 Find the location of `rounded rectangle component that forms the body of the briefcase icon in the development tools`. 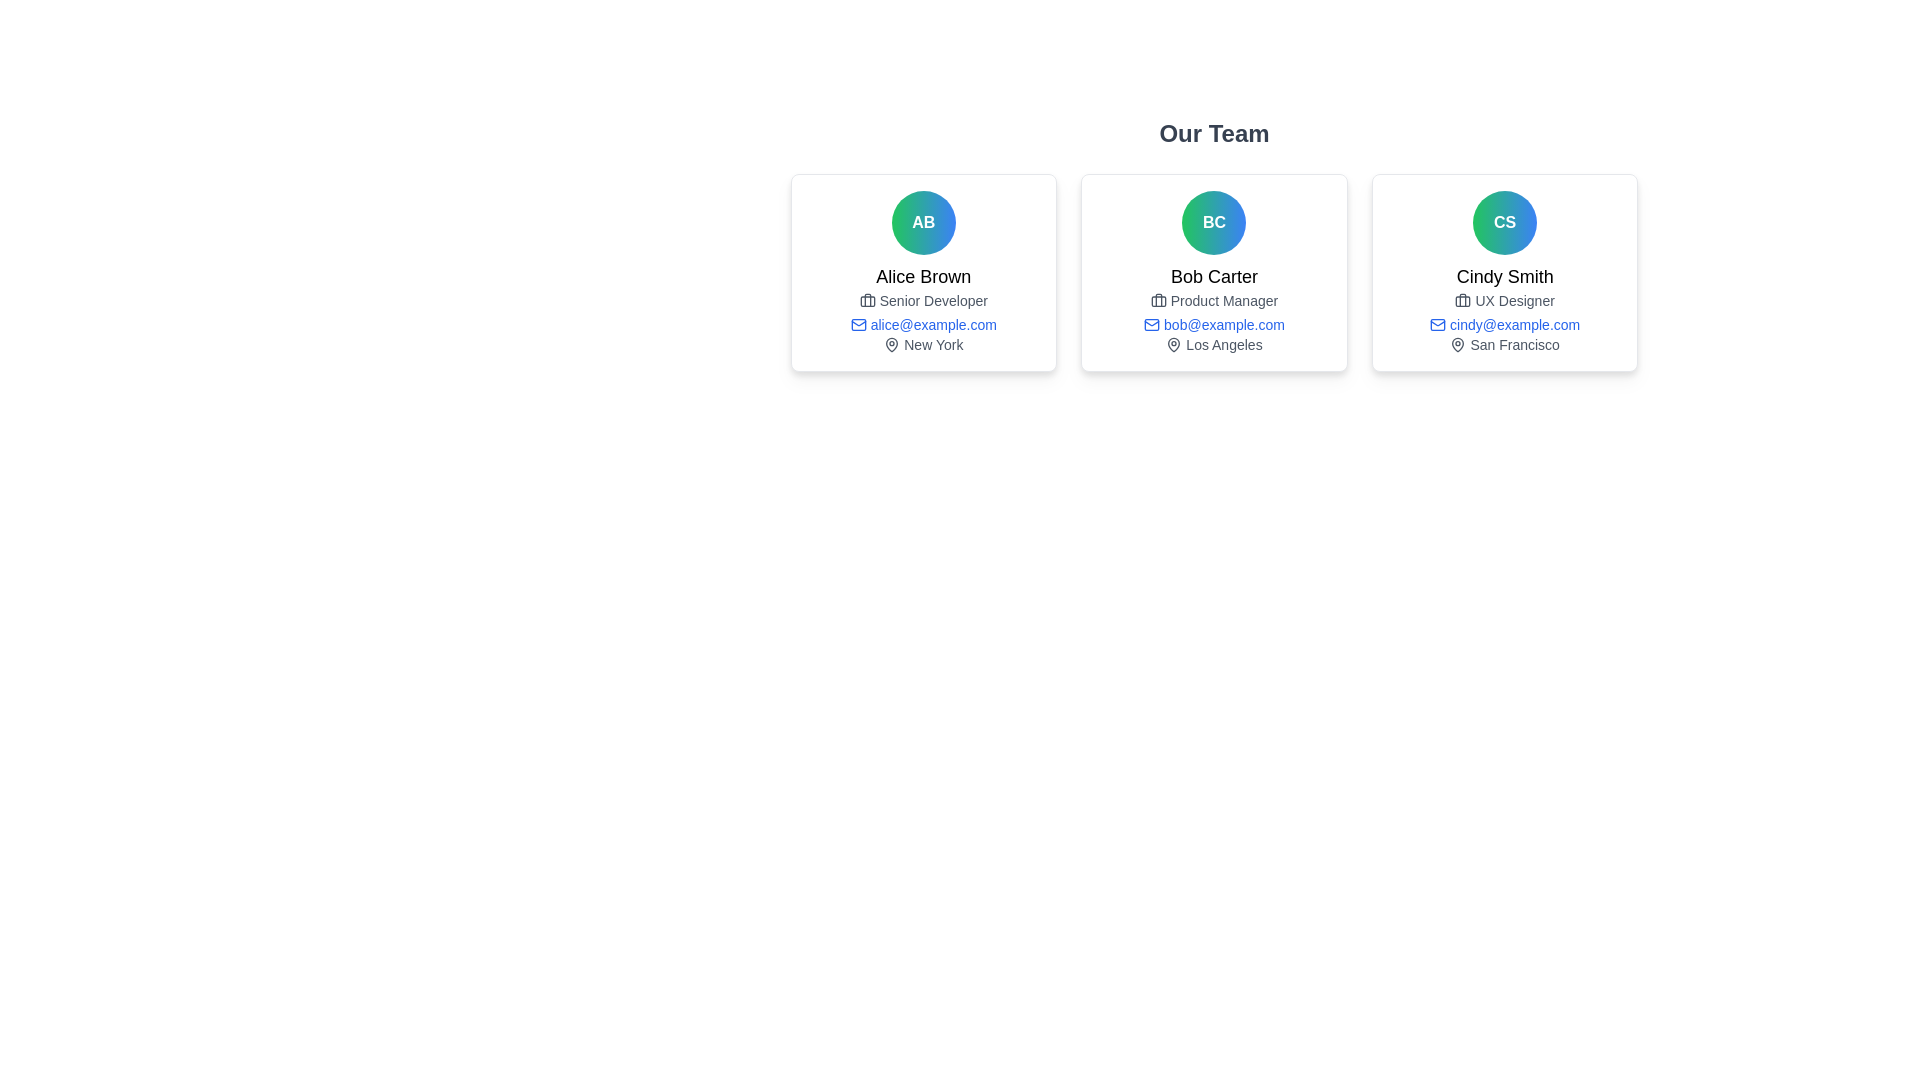

rounded rectangle component that forms the body of the briefcase icon in the development tools is located at coordinates (867, 301).